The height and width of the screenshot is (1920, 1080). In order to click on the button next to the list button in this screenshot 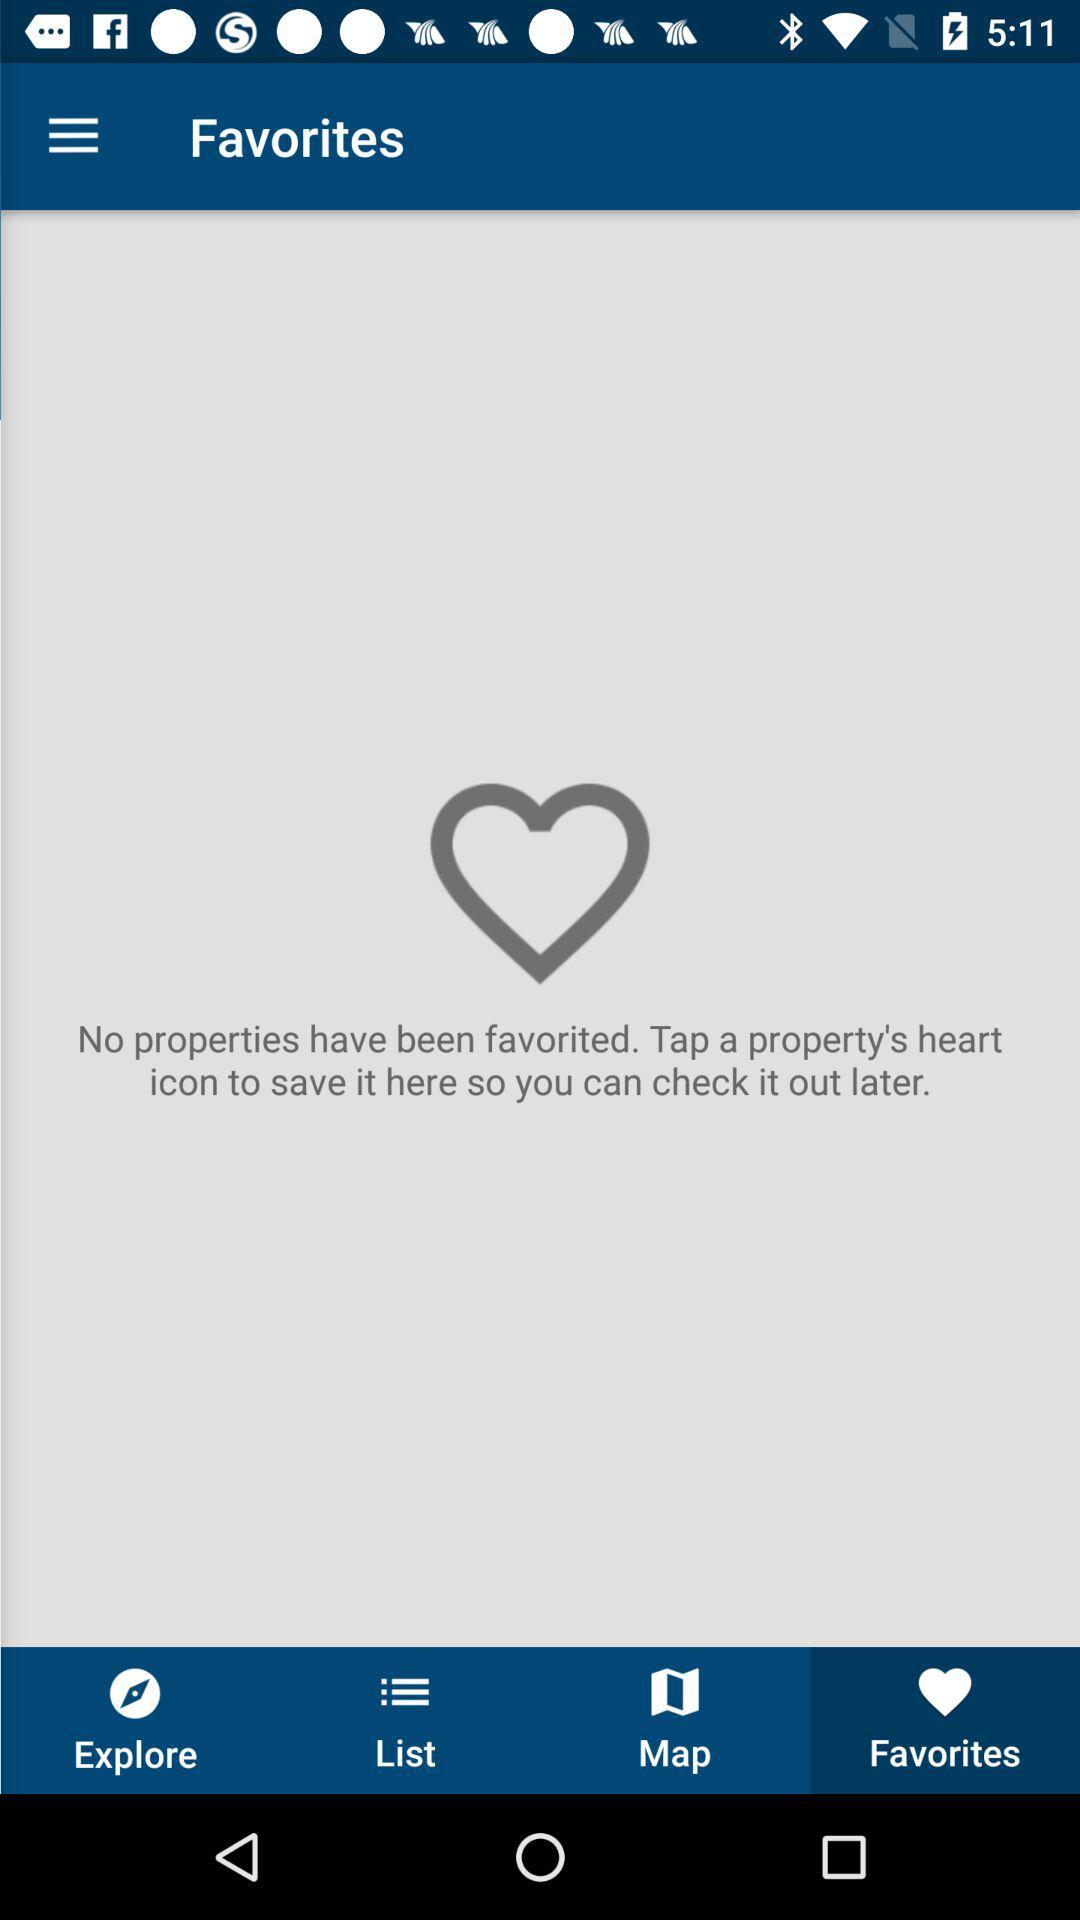, I will do `click(135, 1719)`.